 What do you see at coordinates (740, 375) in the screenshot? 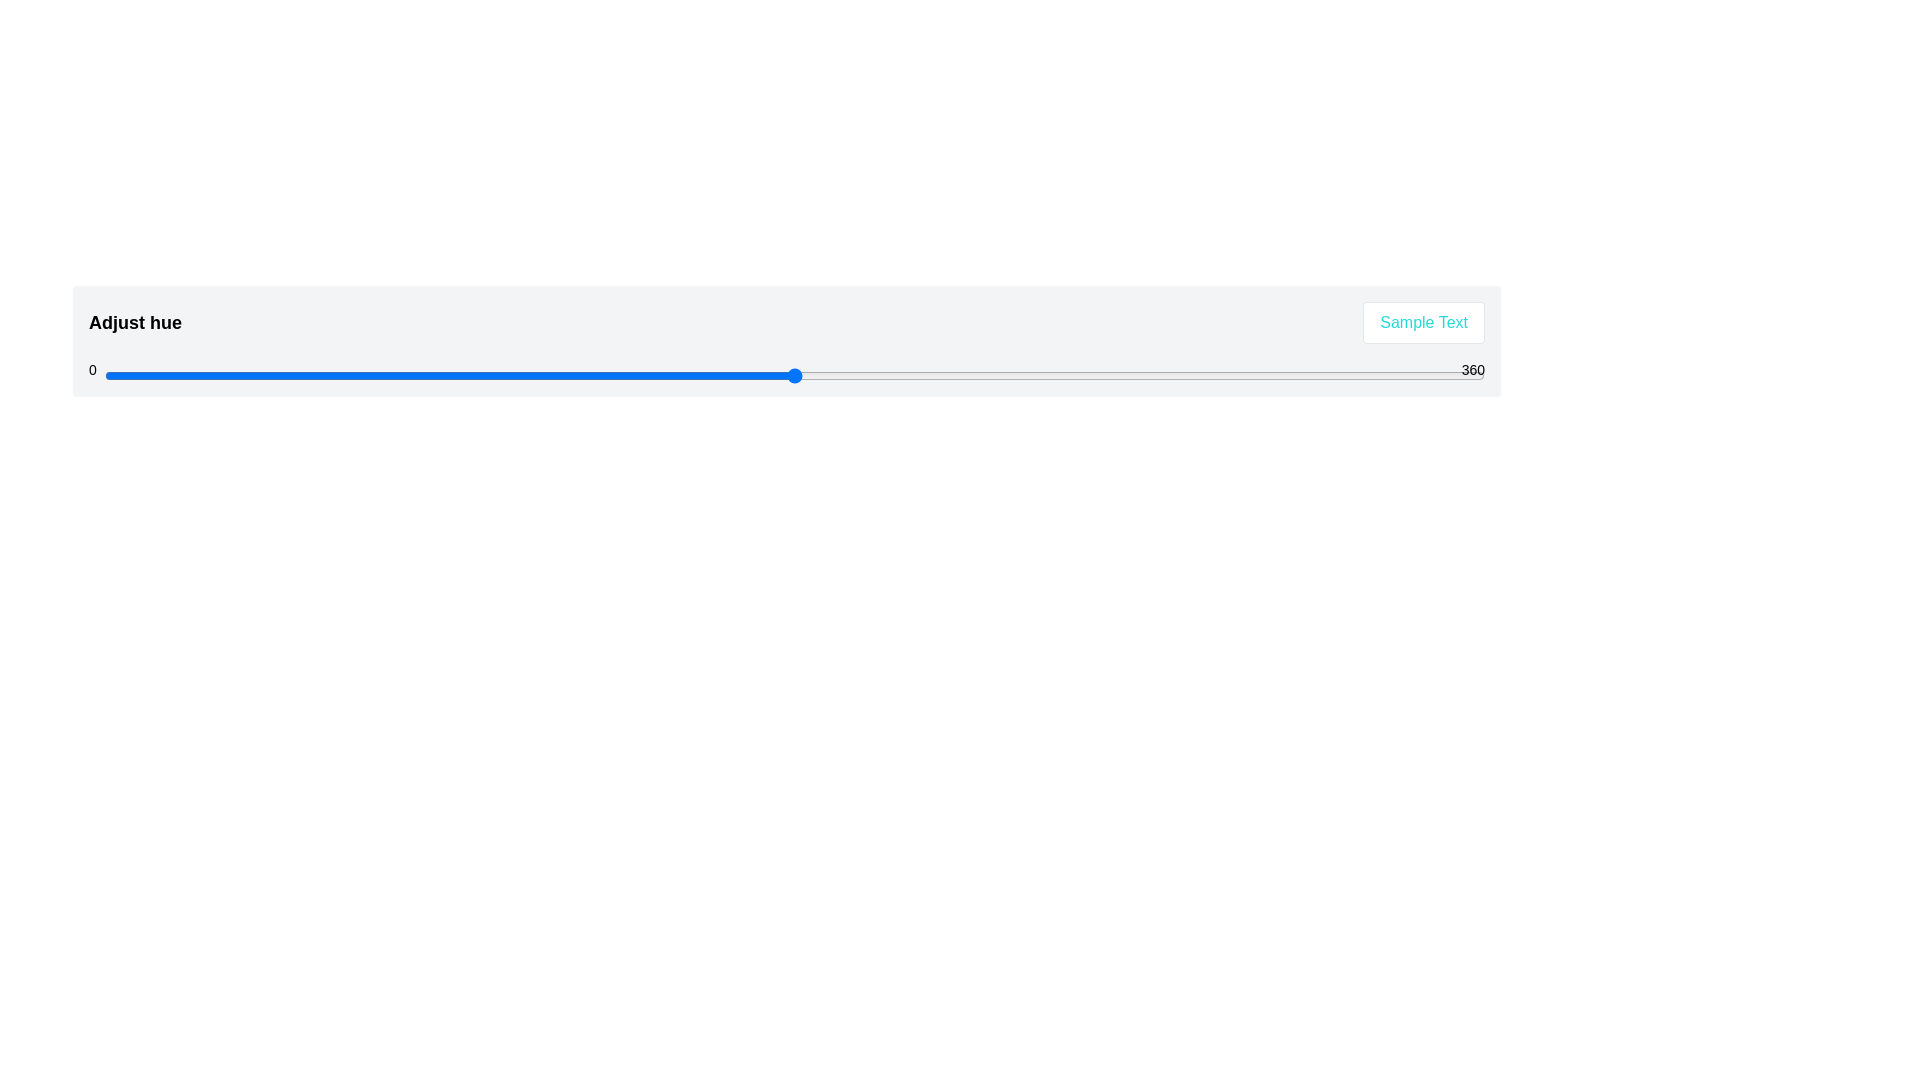
I see `the hue slider to a value of 166` at bounding box center [740, 375].